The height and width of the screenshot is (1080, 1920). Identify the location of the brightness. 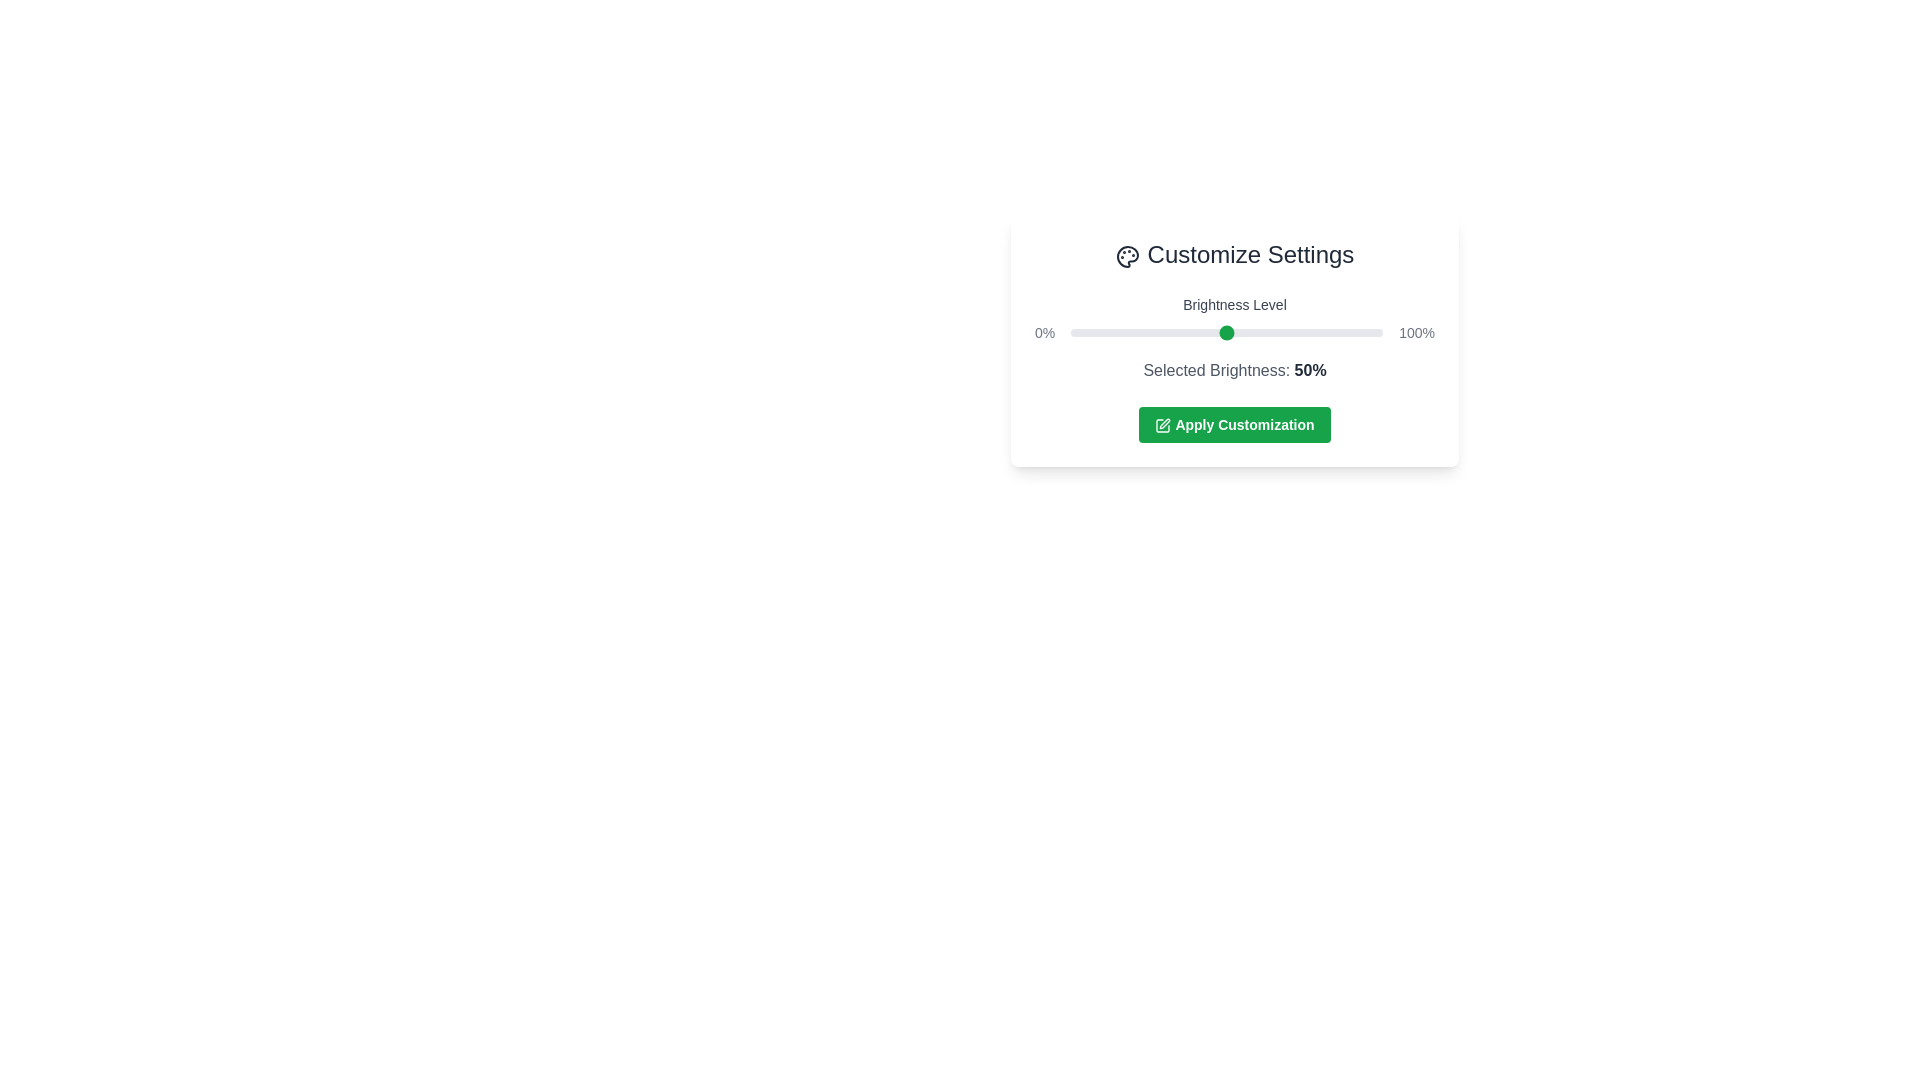
(1263, 331).